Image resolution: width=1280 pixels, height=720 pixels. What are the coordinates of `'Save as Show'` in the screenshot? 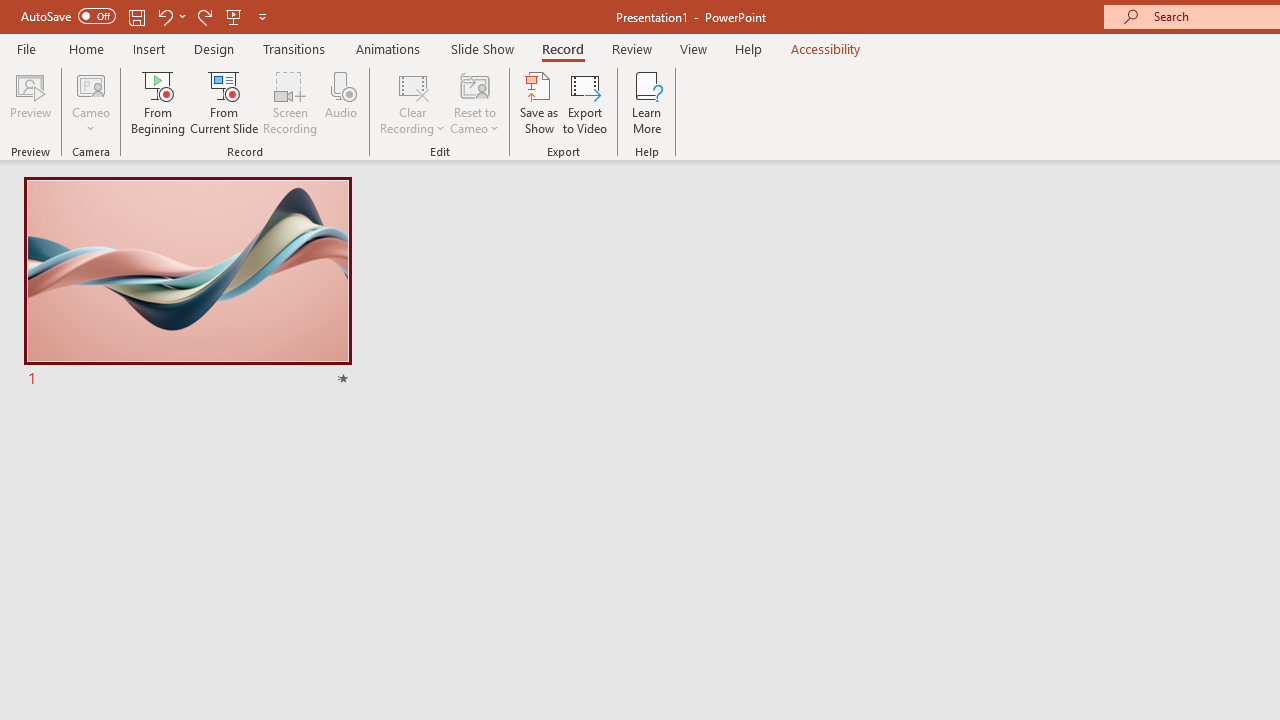 It's located at (539, 103).